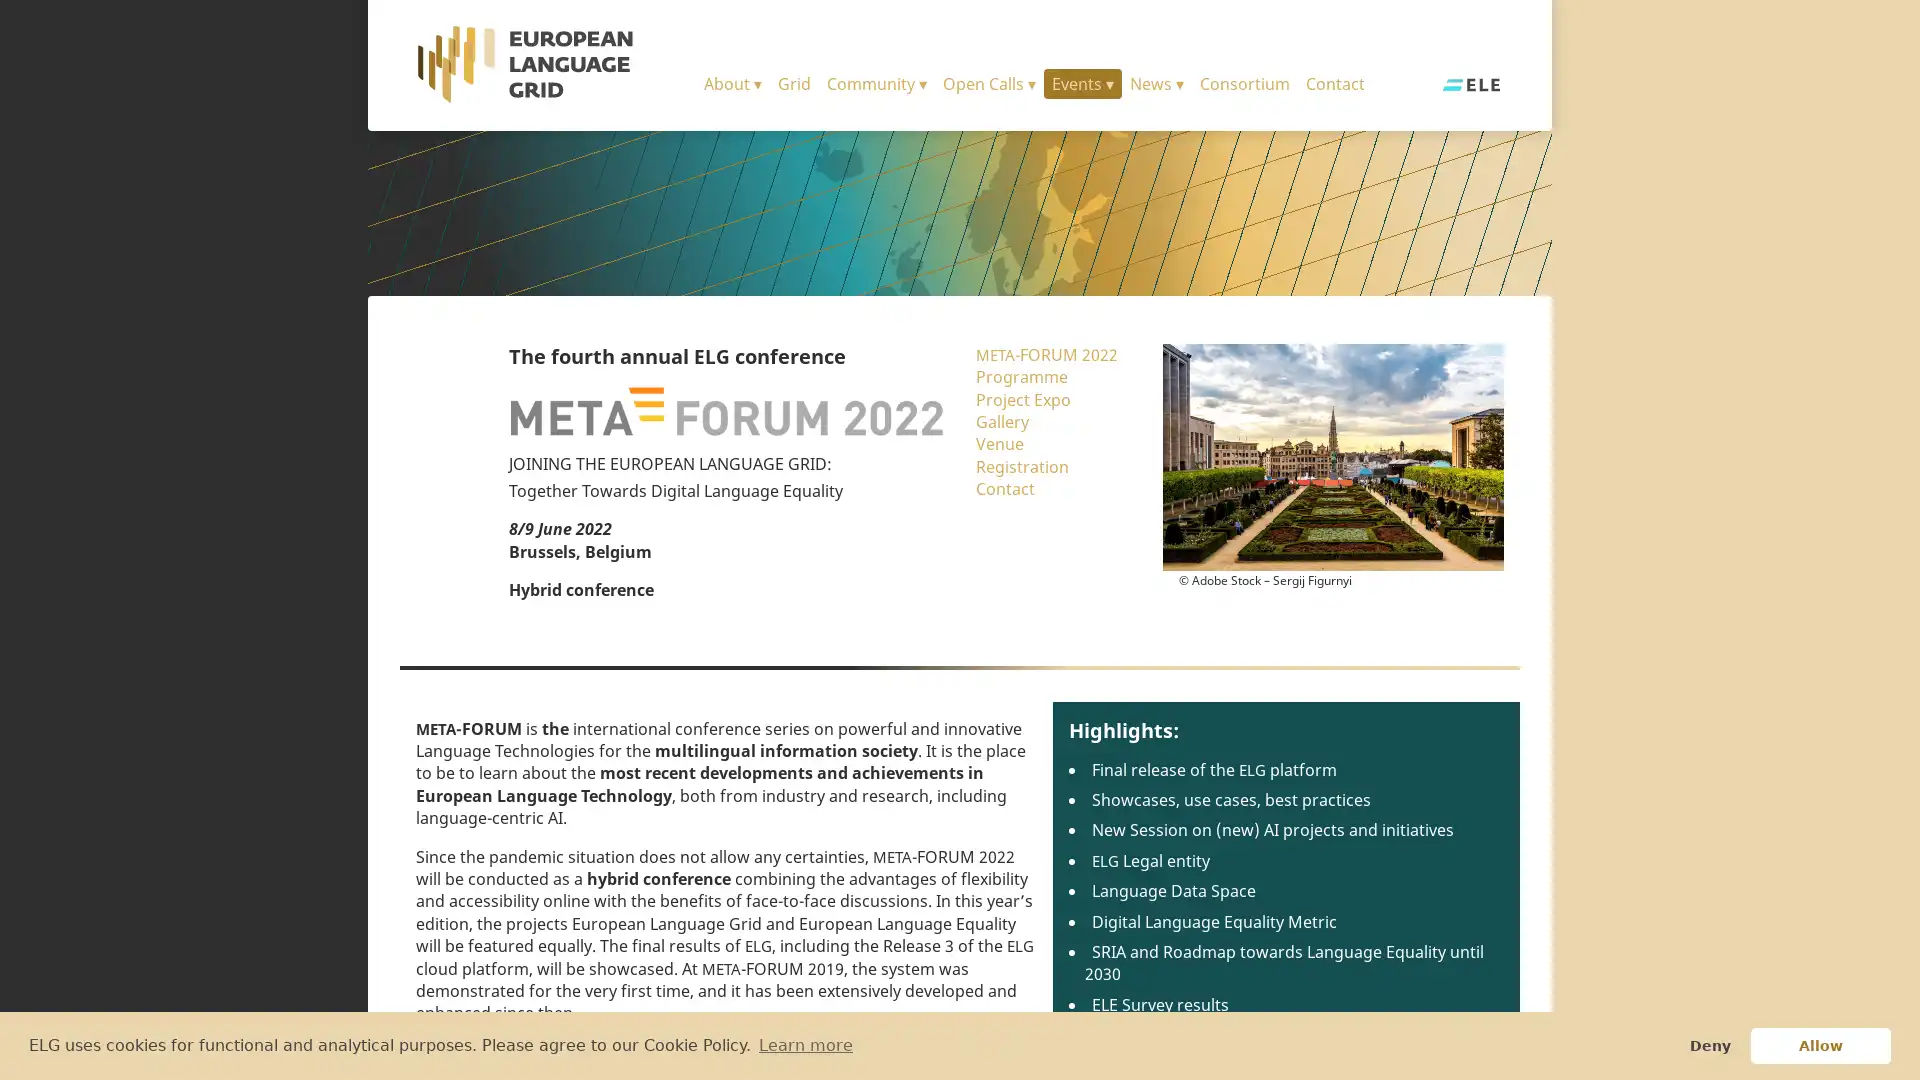 This screenshot has width=1920, height=1080. Describe the element at coordinates (805, 1044) in the screenshot. I see `learn more about cookies` at that location.